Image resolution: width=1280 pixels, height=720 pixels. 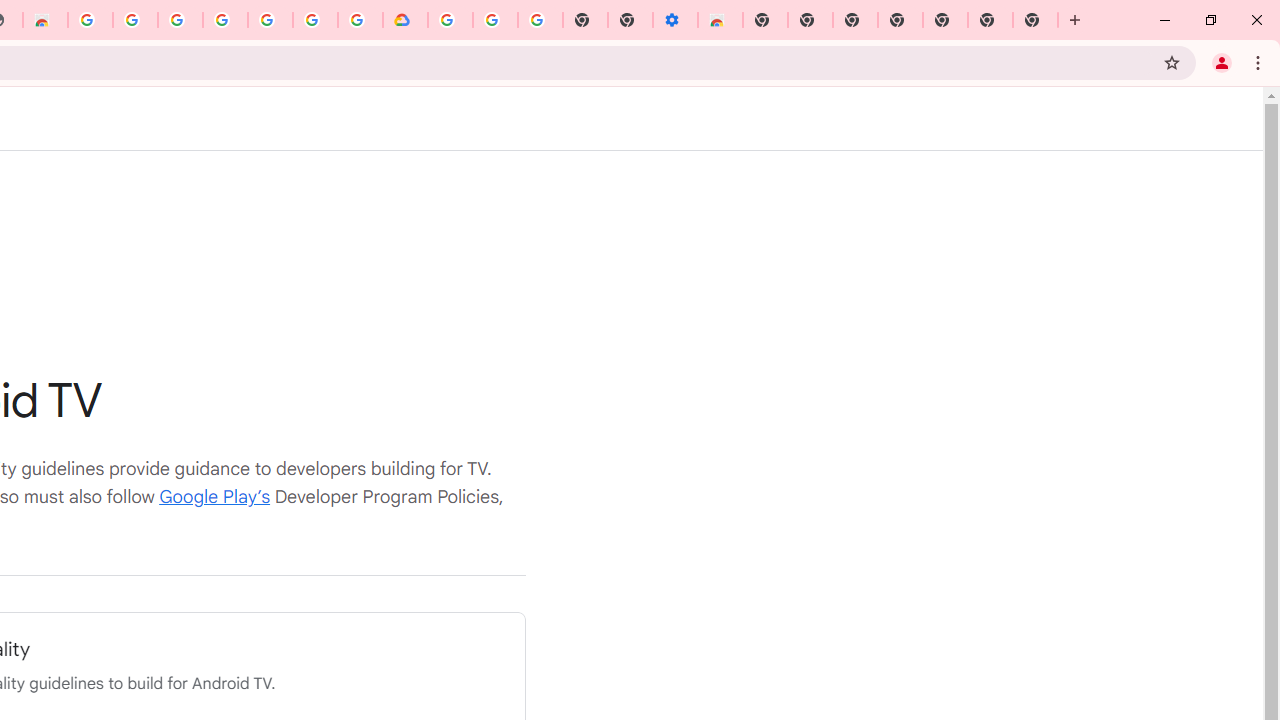 What do you see at coordinates (675, 20) in the screenshot?
I see `'Settings - Accessibility'` at bounding box center [675, 20].